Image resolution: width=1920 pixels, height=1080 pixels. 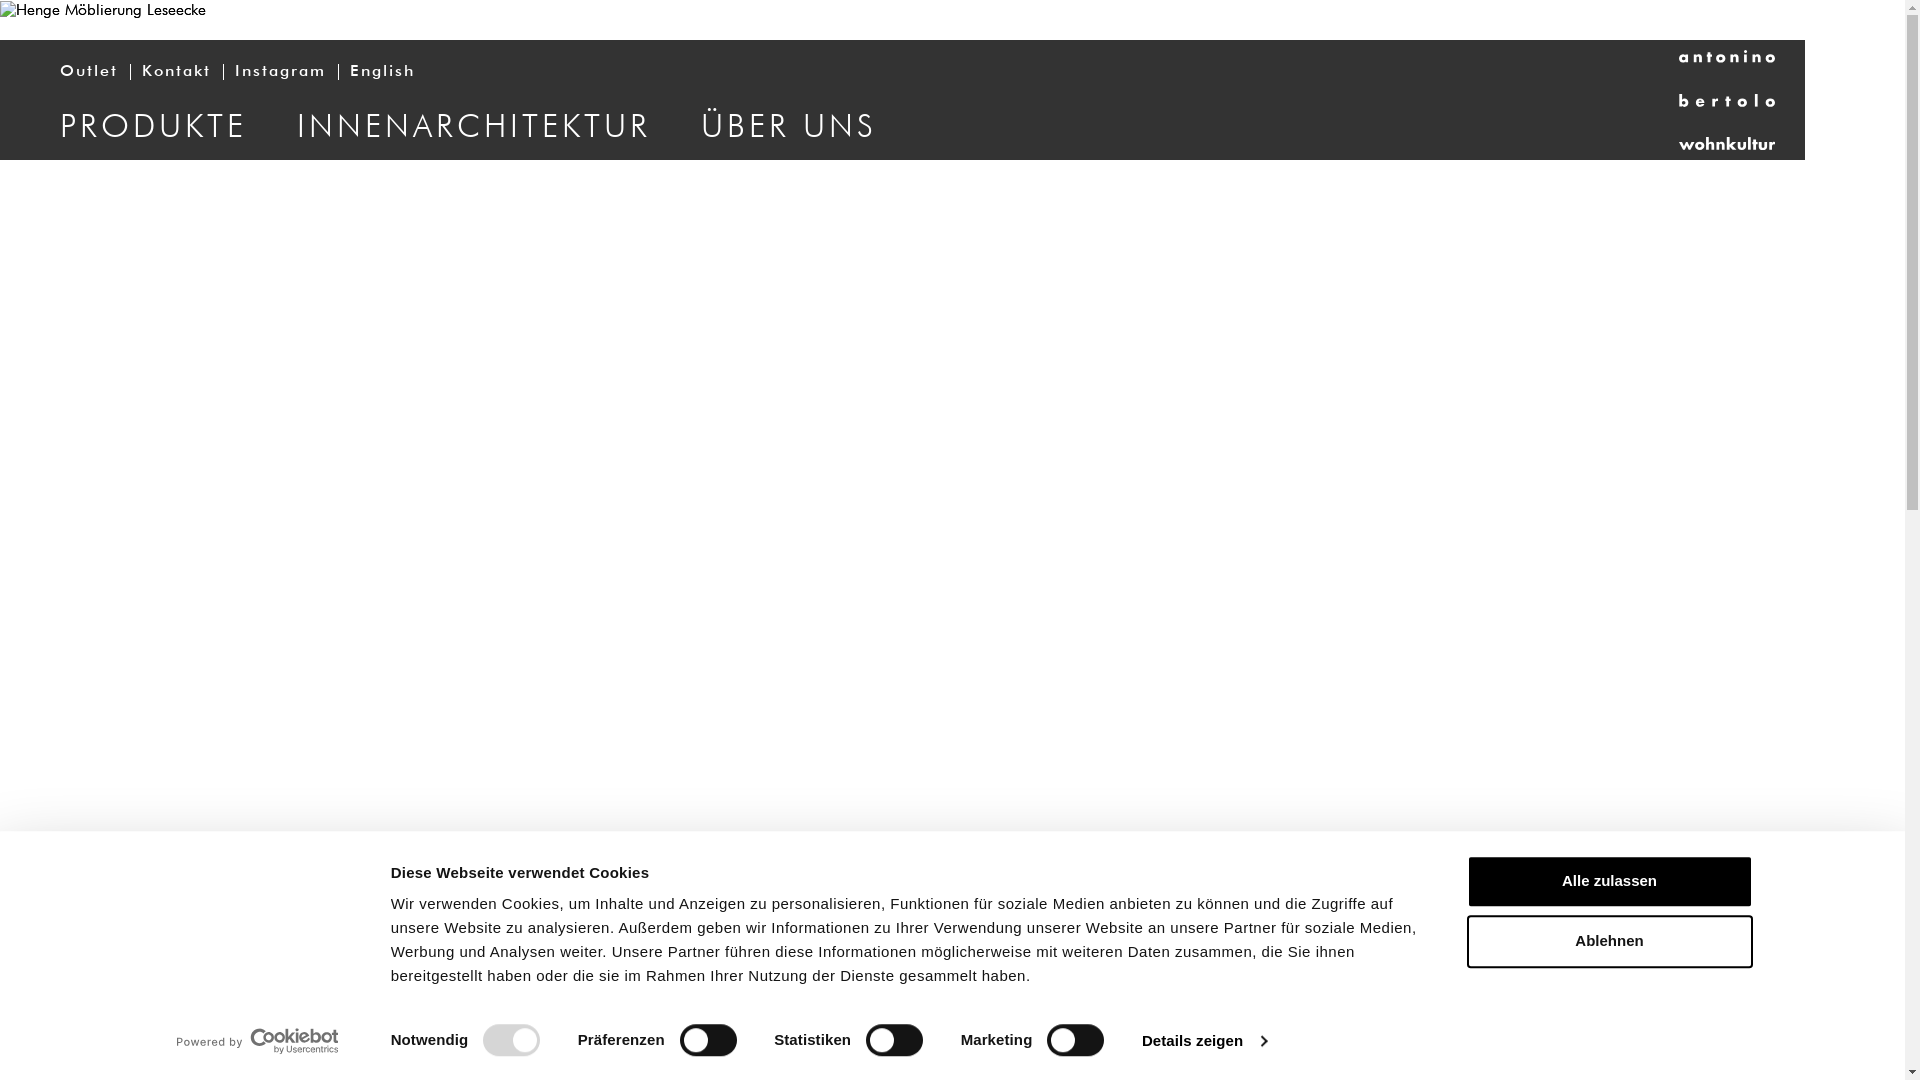 I want to click on 'English', so click(x=382, y=71).